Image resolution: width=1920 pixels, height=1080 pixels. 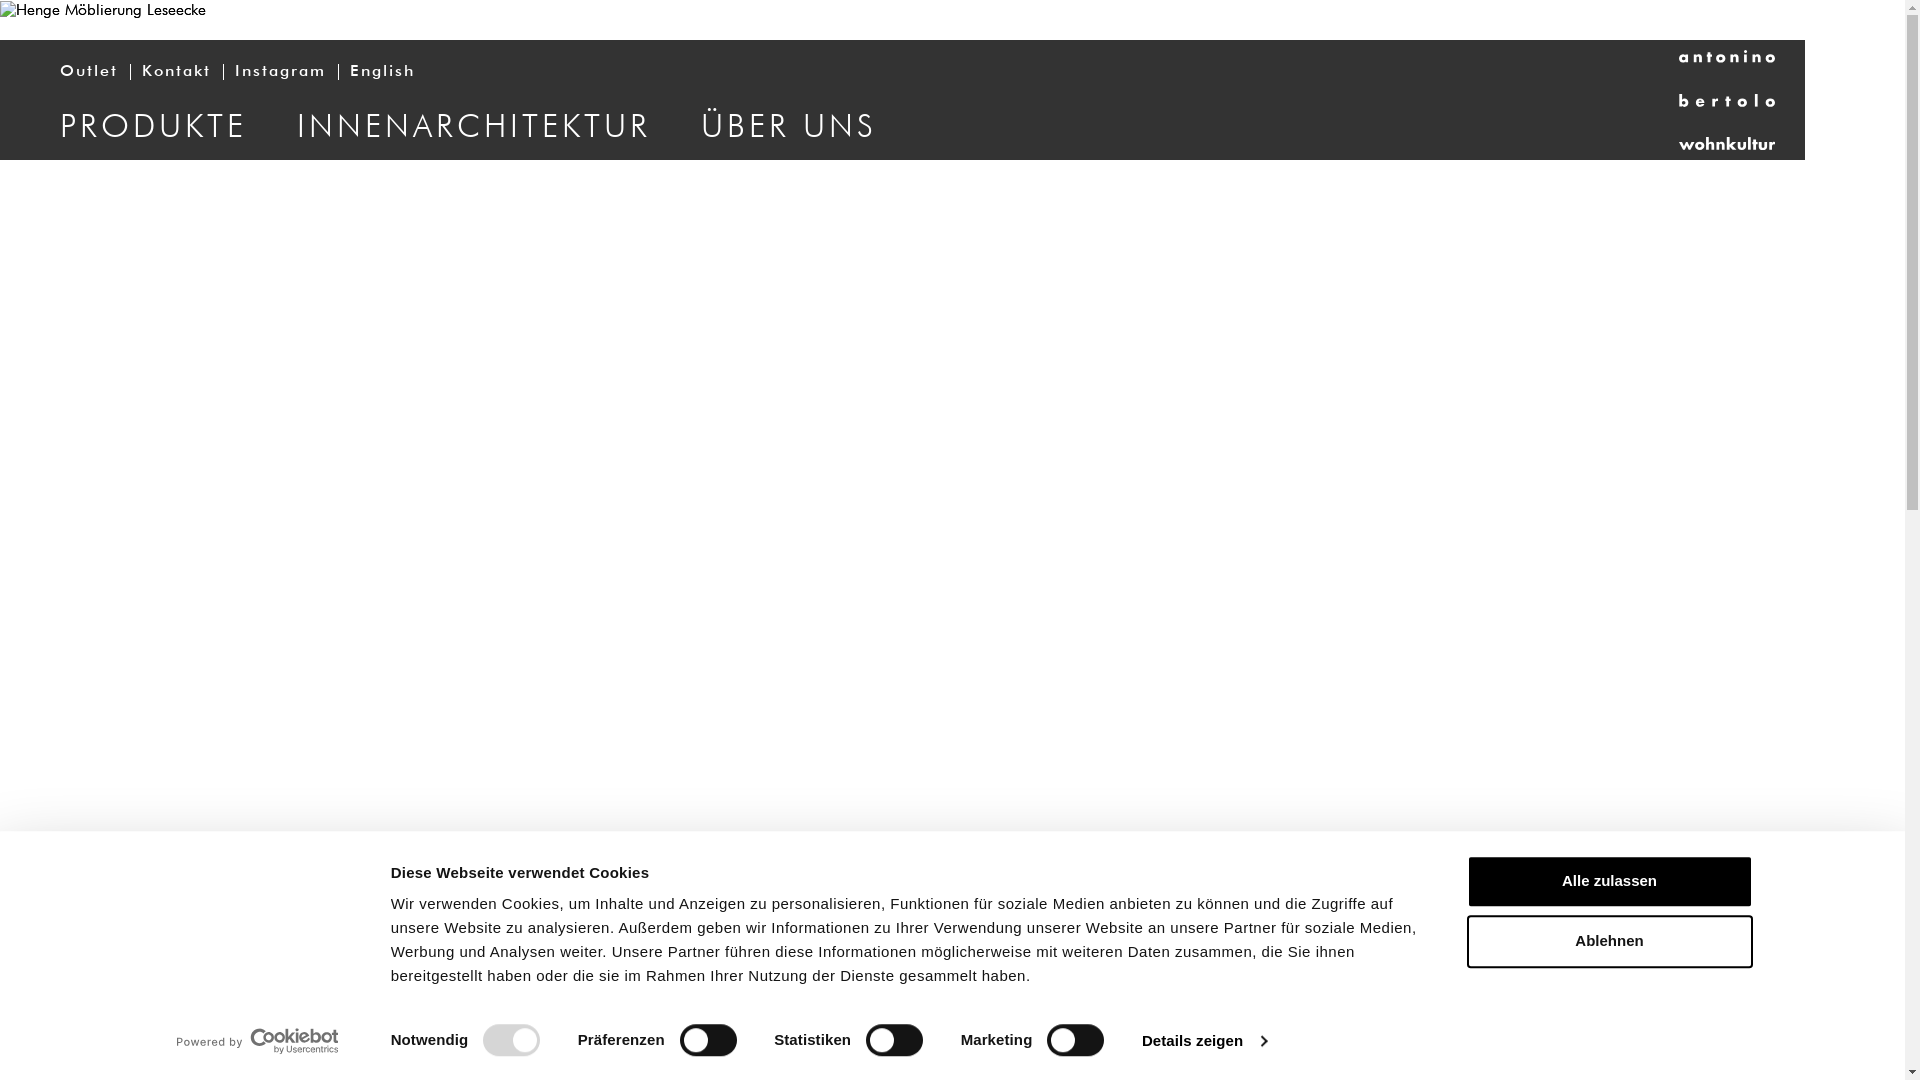 I want to click on 'English', so click(x=382, y=71).